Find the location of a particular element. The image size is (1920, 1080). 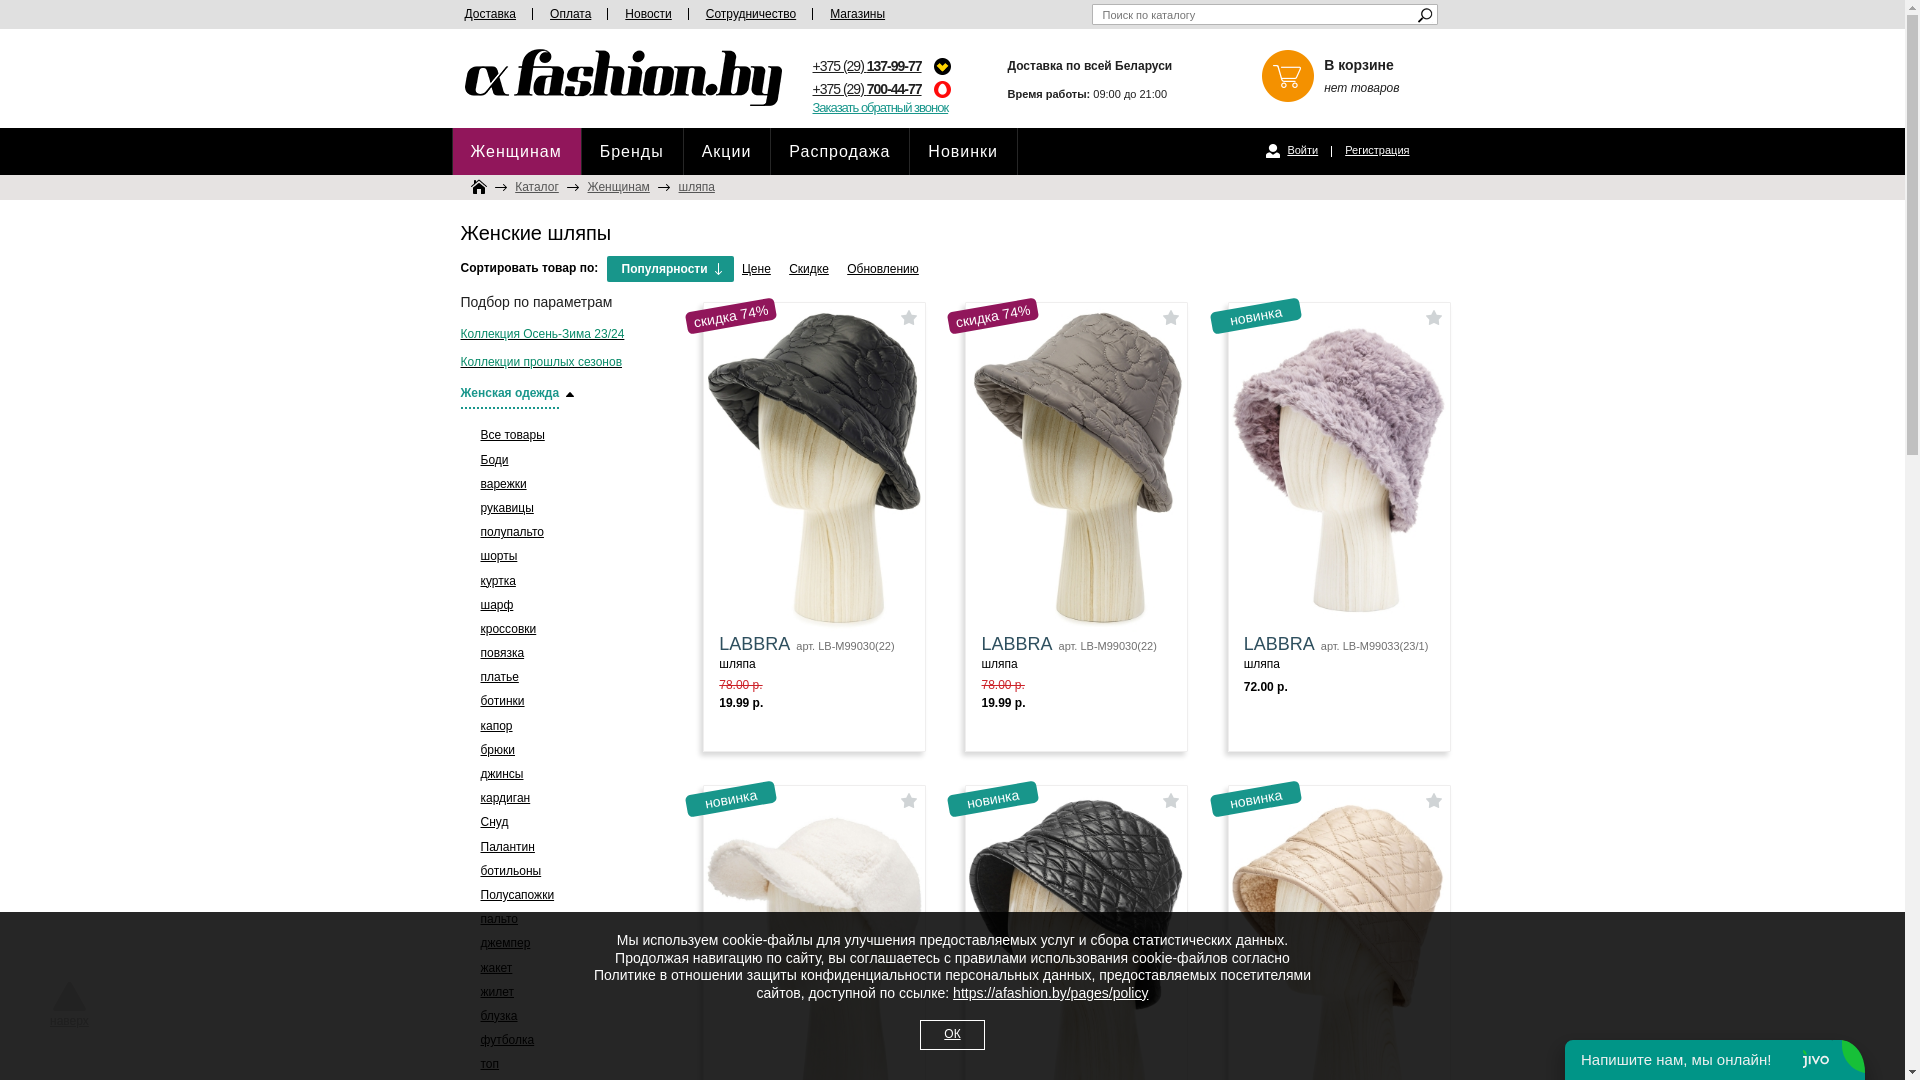

'+375 (29) 700-44-77' is located at coordinates (866, 87).